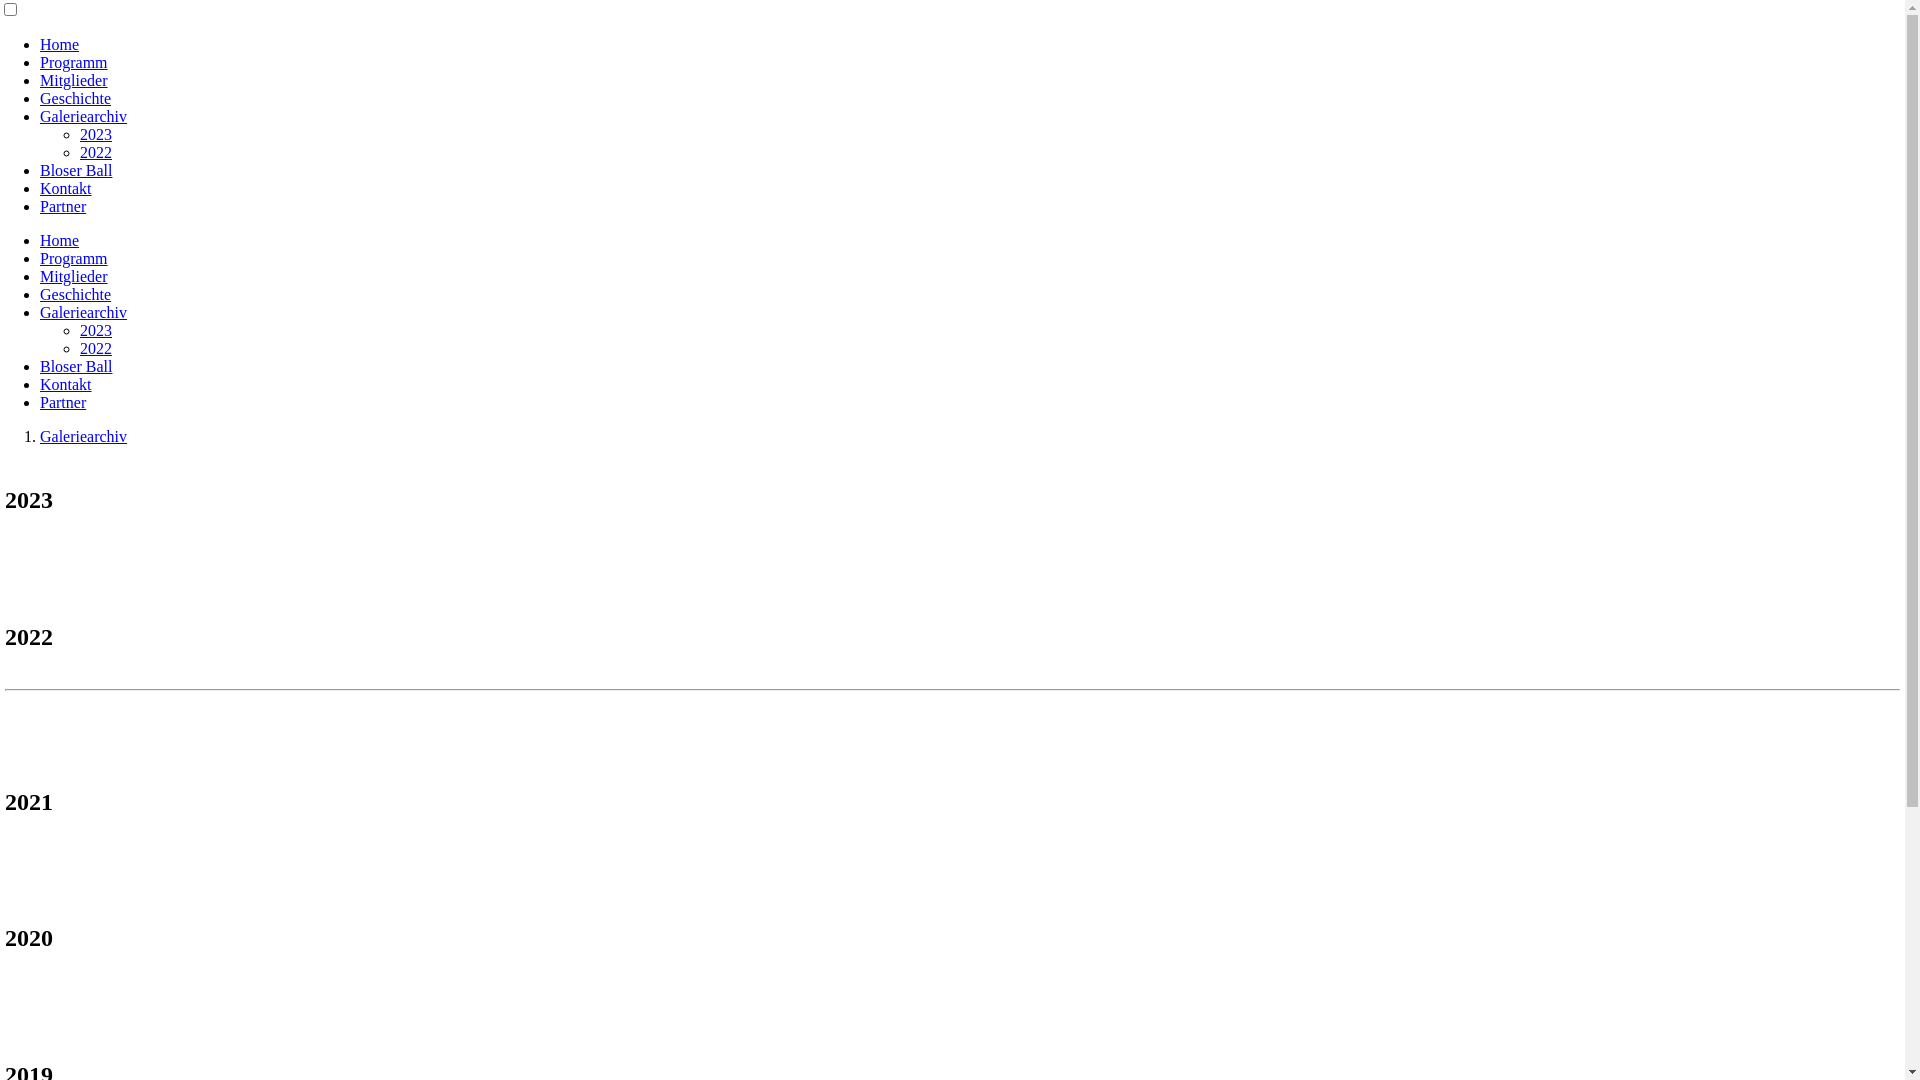 This screenshot has height=1080, width=1920. I want to click on 'Geschichte', so click(75, 98).